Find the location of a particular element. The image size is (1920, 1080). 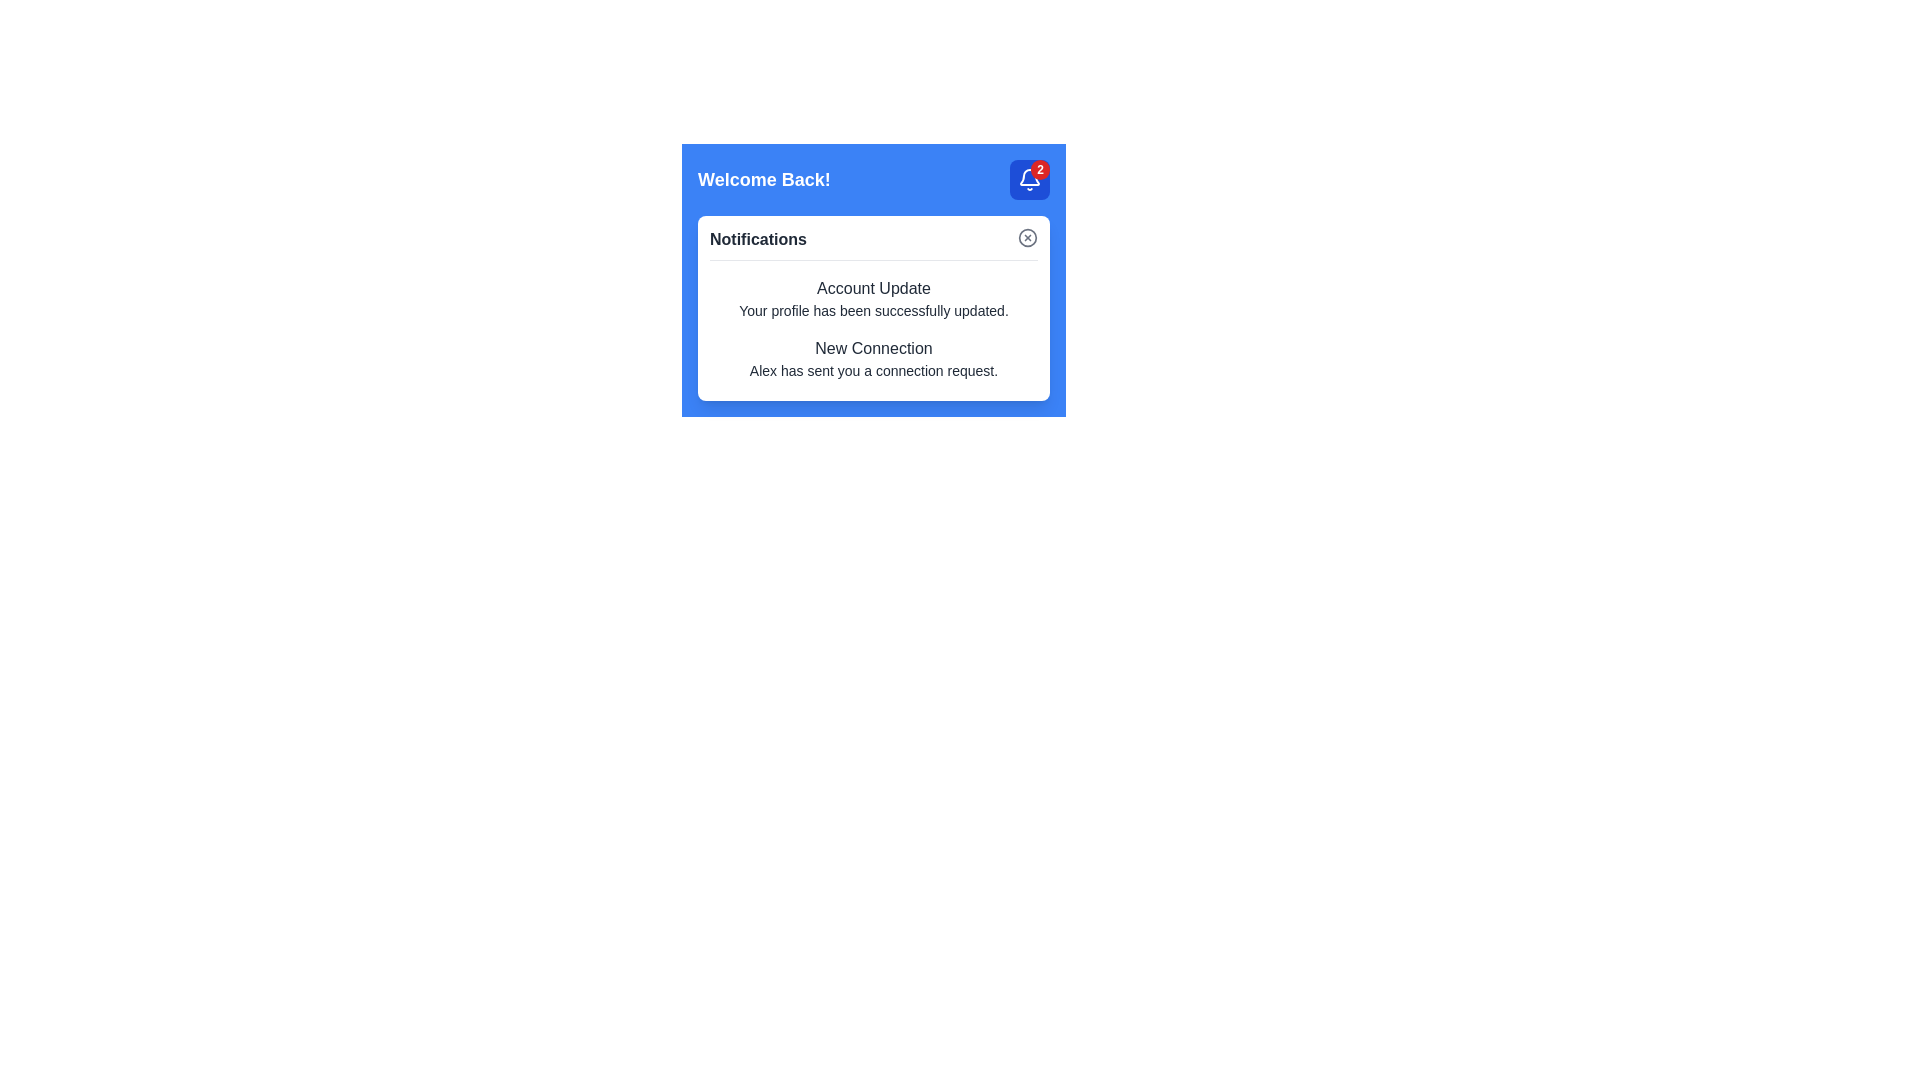

notification message indicating that Alex has sent a connection request, located as the second item in the Notifications section under the title 'Account Update' is located at coordinates (873, 357).